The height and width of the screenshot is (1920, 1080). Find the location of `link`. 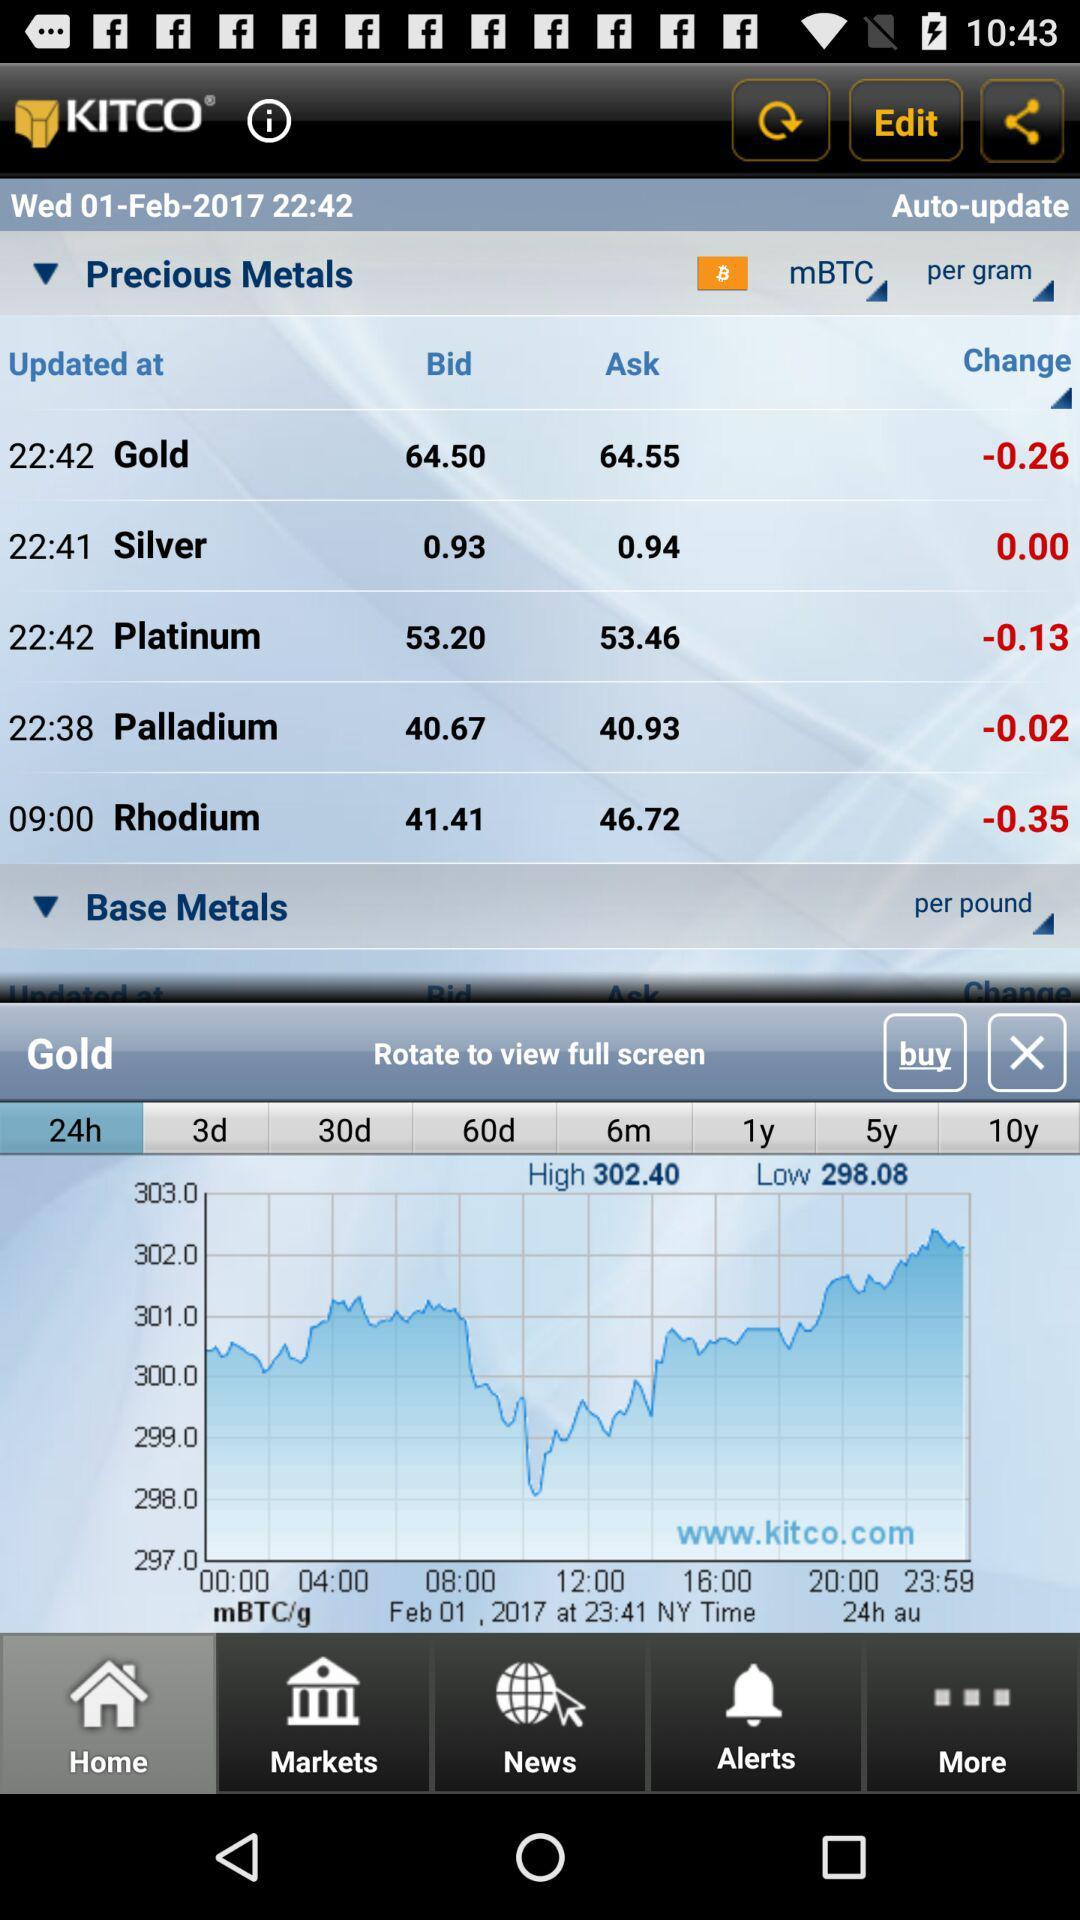

link is located at coordinates (1027, 1051).